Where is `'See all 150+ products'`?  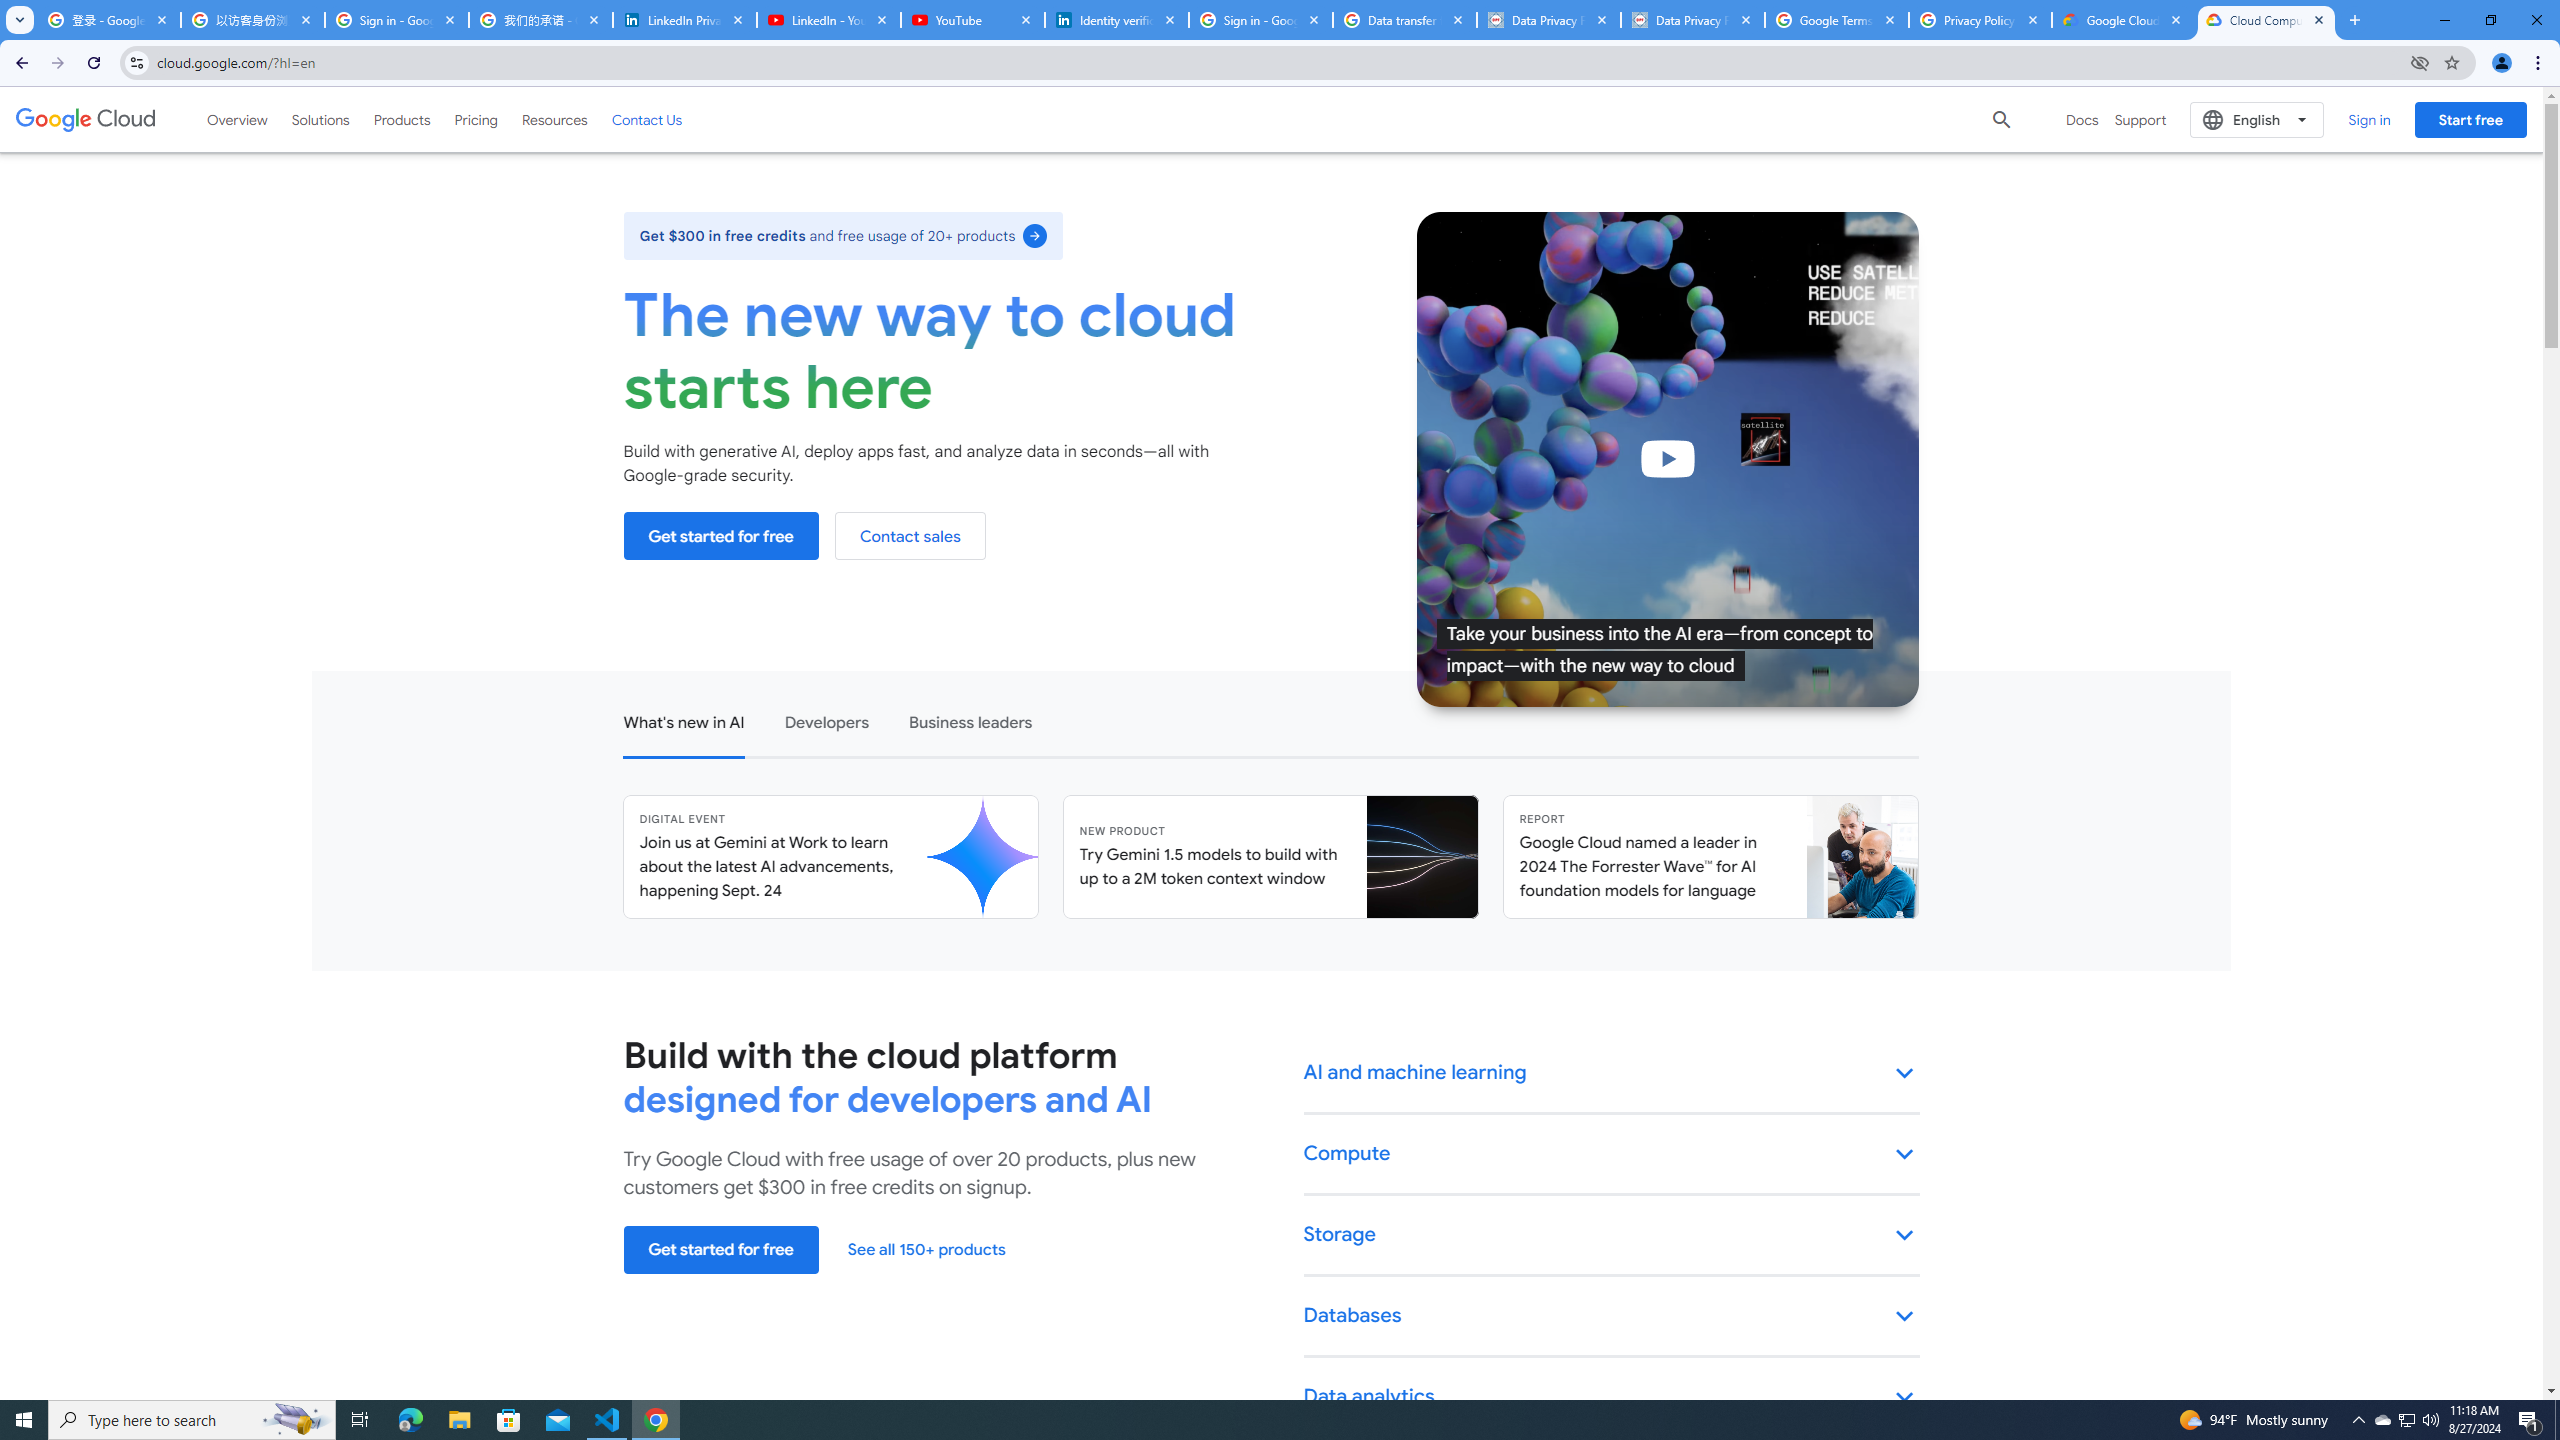 'See all 150+ products' is located at coordinates (925, 1248).